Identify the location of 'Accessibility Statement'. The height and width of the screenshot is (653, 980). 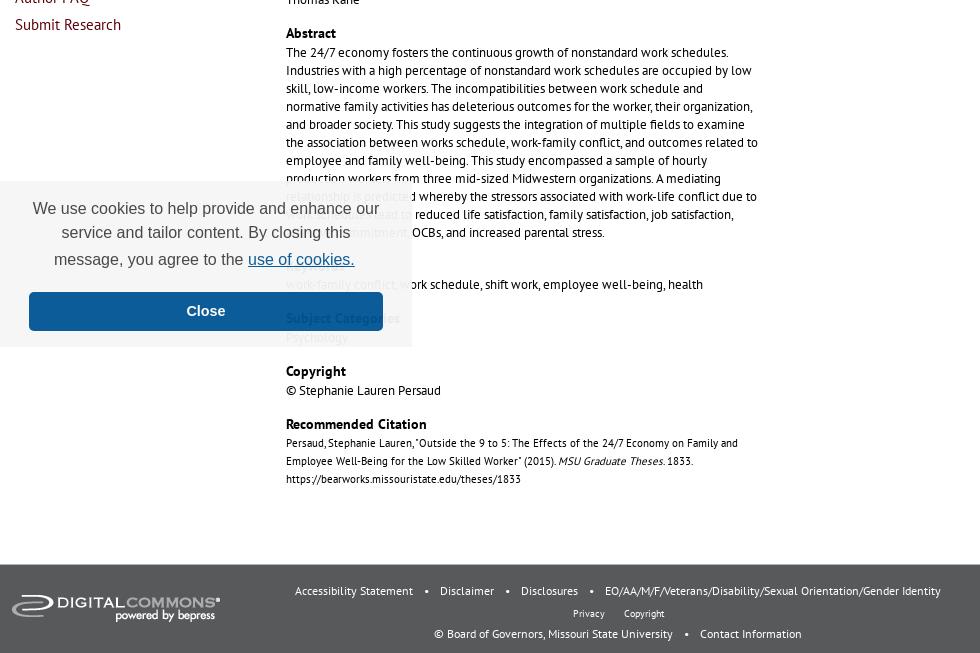
(355, 589).